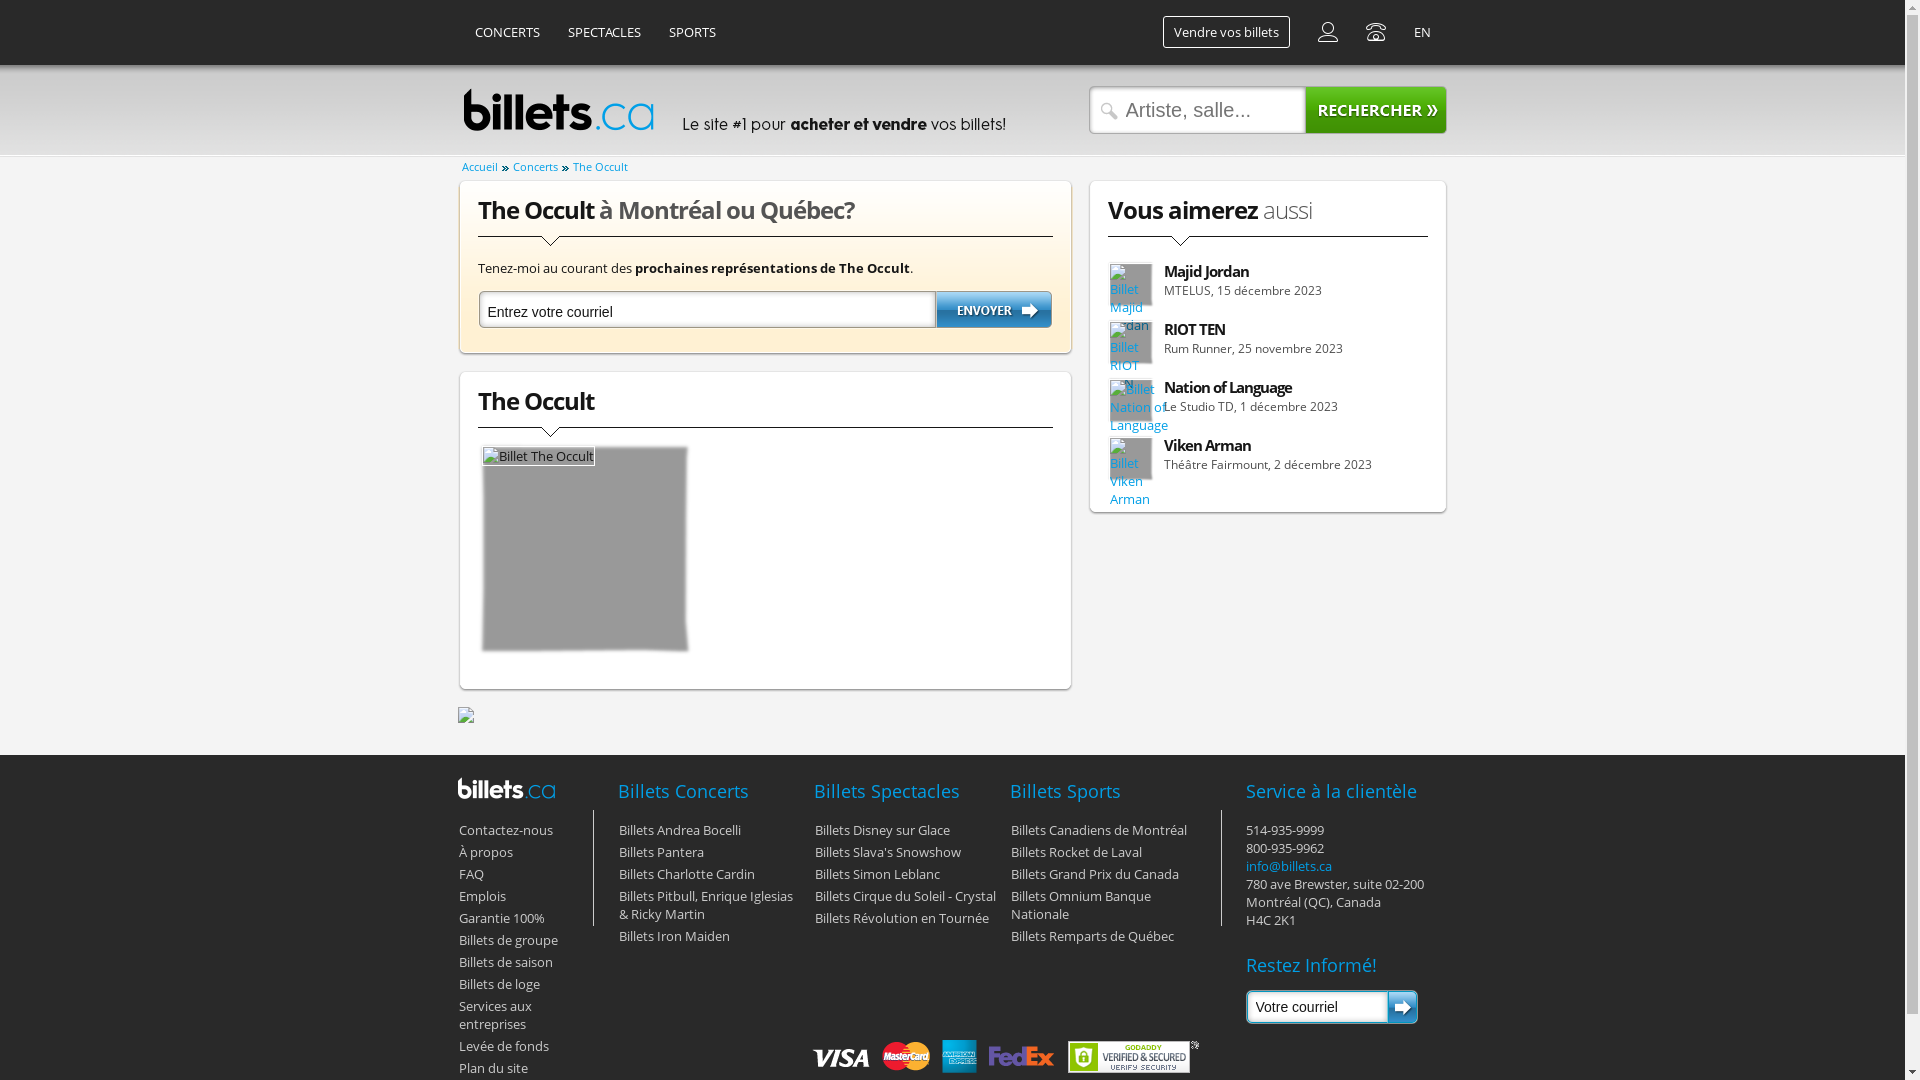 The width and height of the screenshot is (1920, 1080). I want to click on 'Billets Cirque du Soleil - Crystal', so click(903, 894).